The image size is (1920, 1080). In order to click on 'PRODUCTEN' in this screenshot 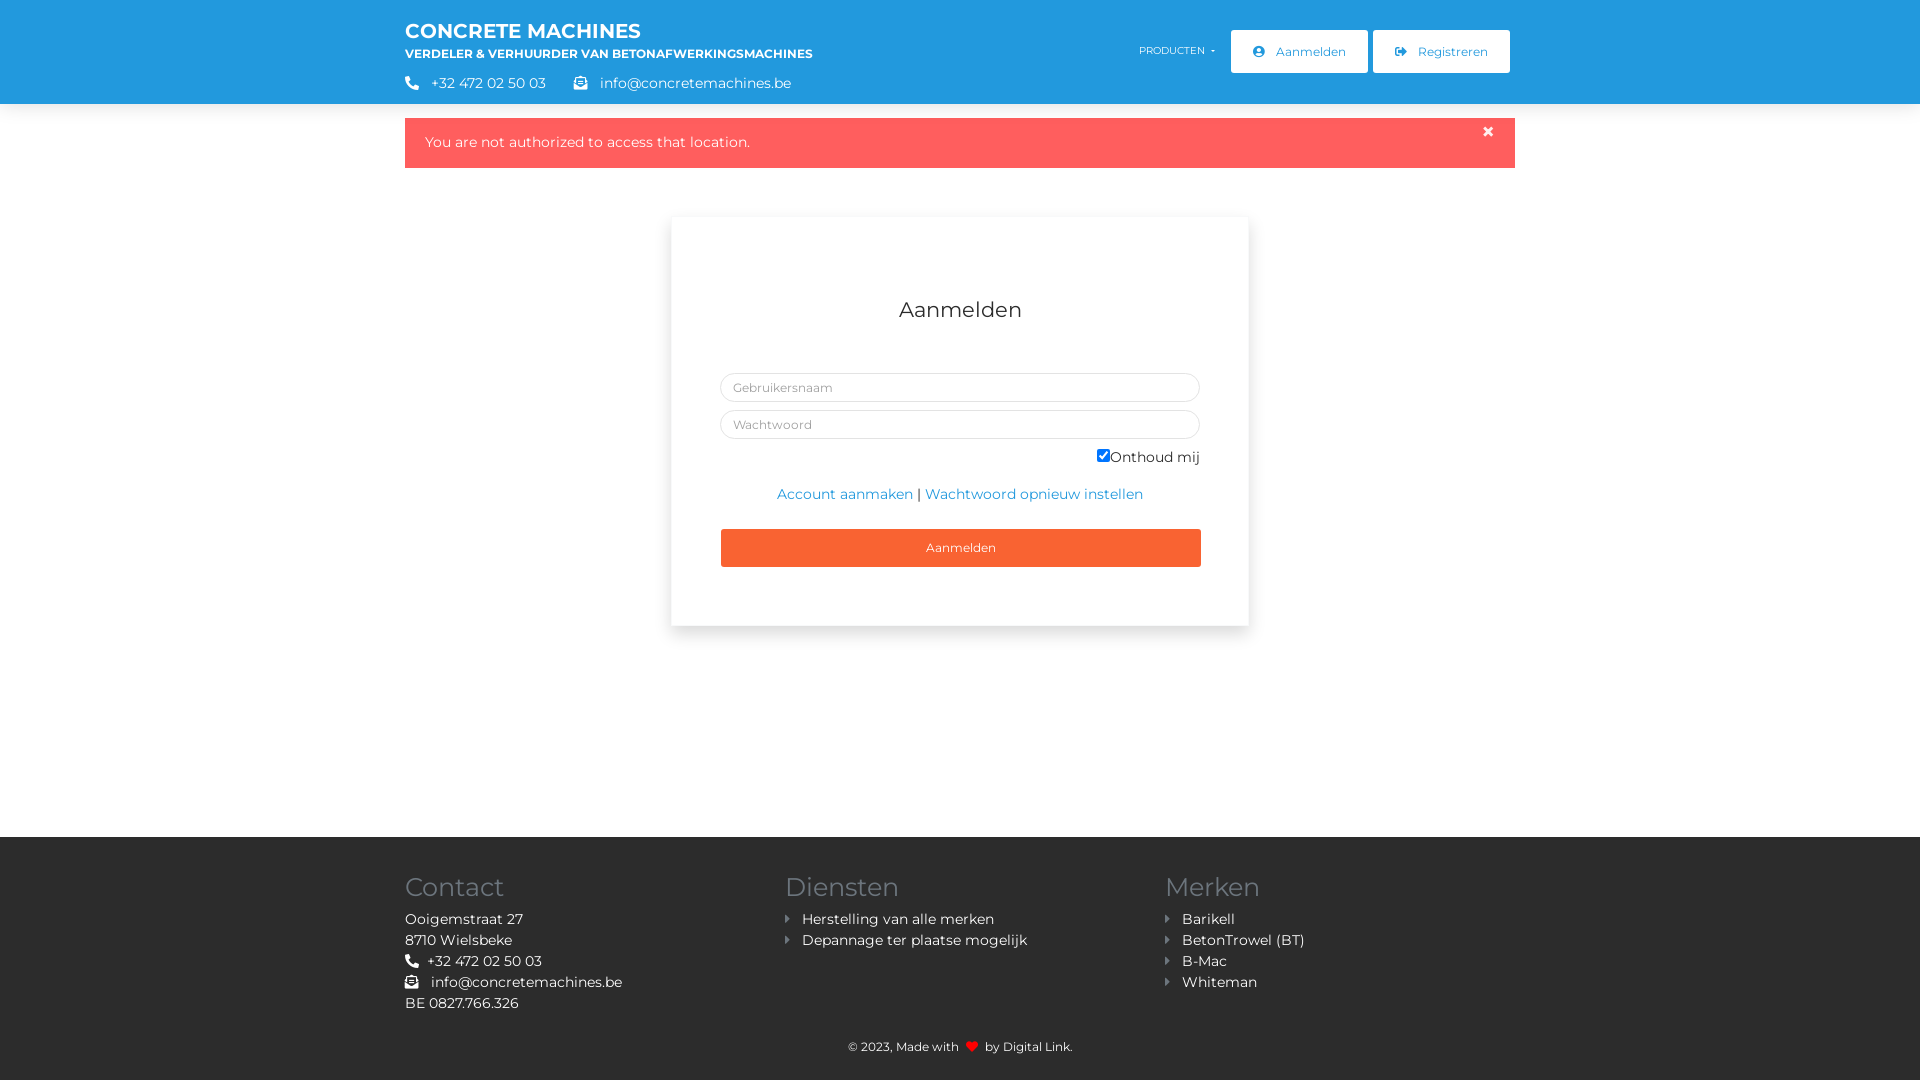, I will do `click(1176, 49)`.